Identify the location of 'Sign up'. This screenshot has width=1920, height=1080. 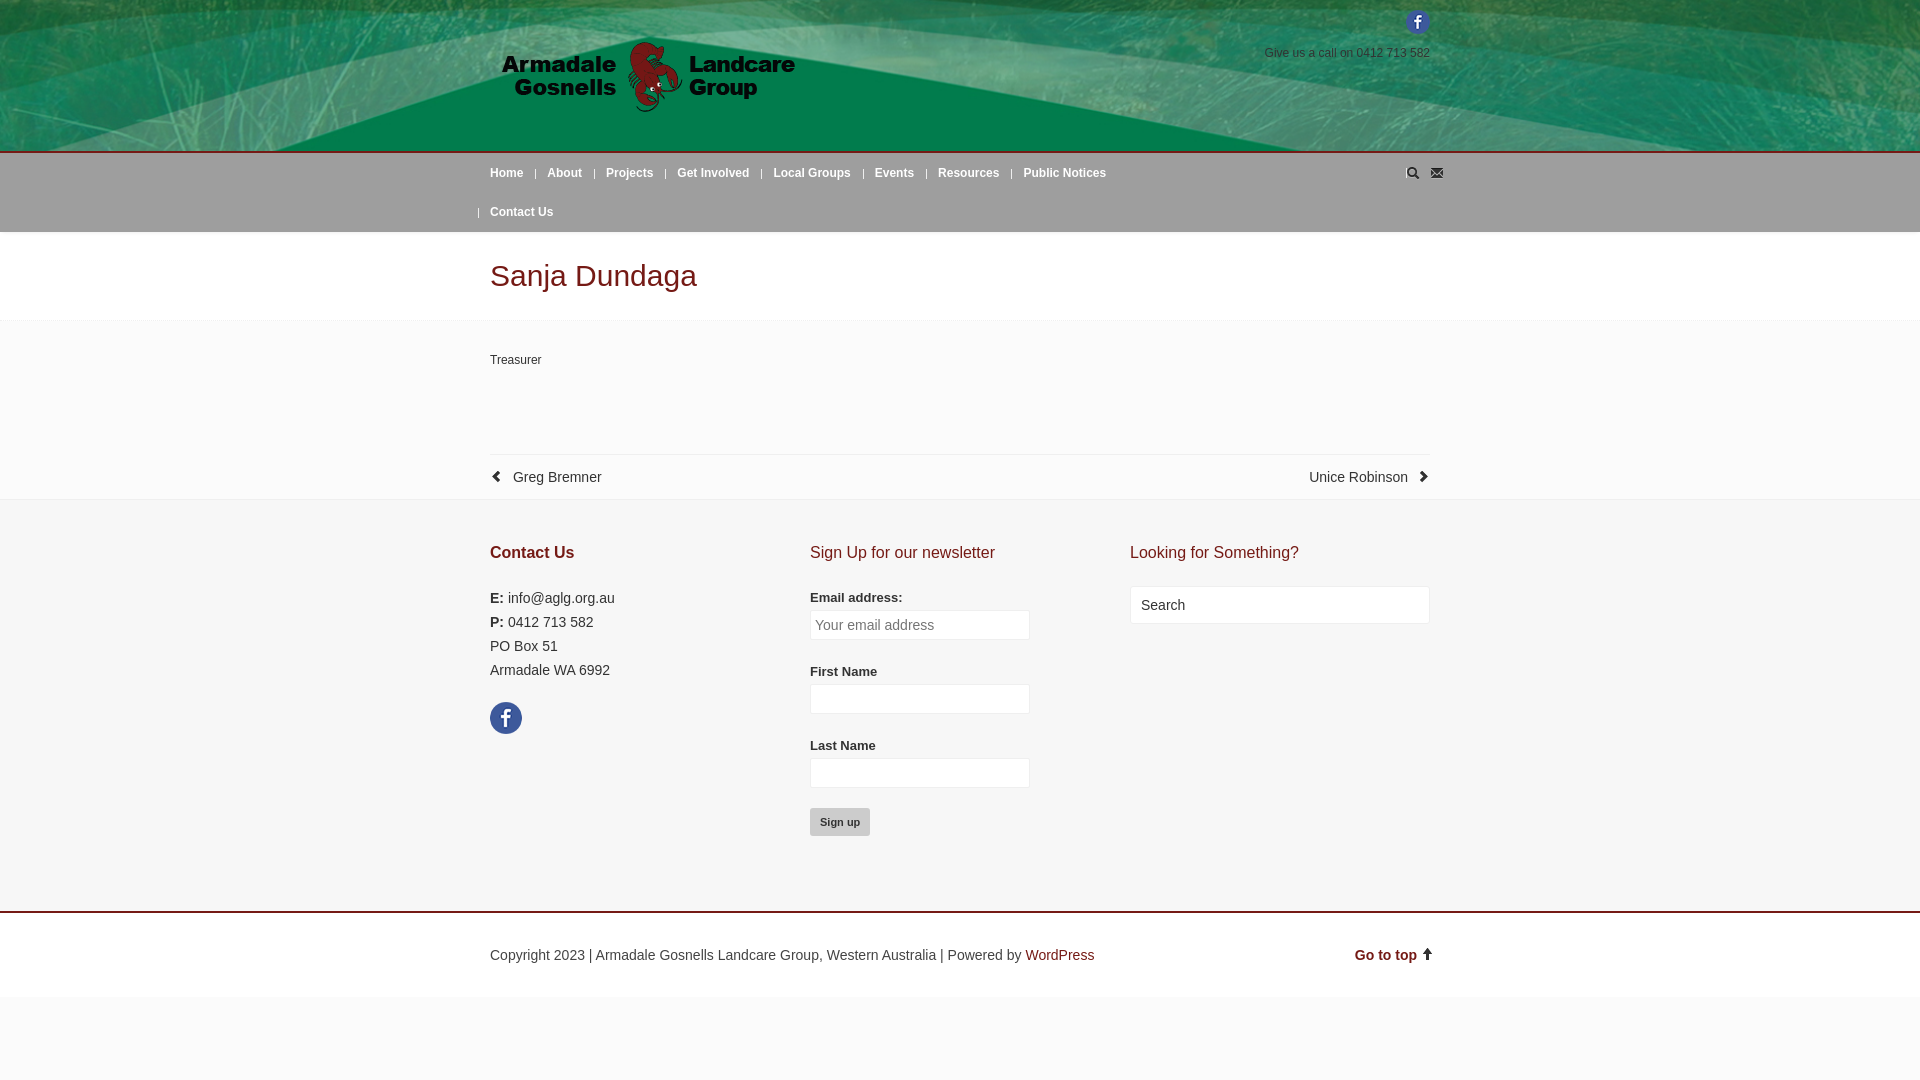
(840, 821).